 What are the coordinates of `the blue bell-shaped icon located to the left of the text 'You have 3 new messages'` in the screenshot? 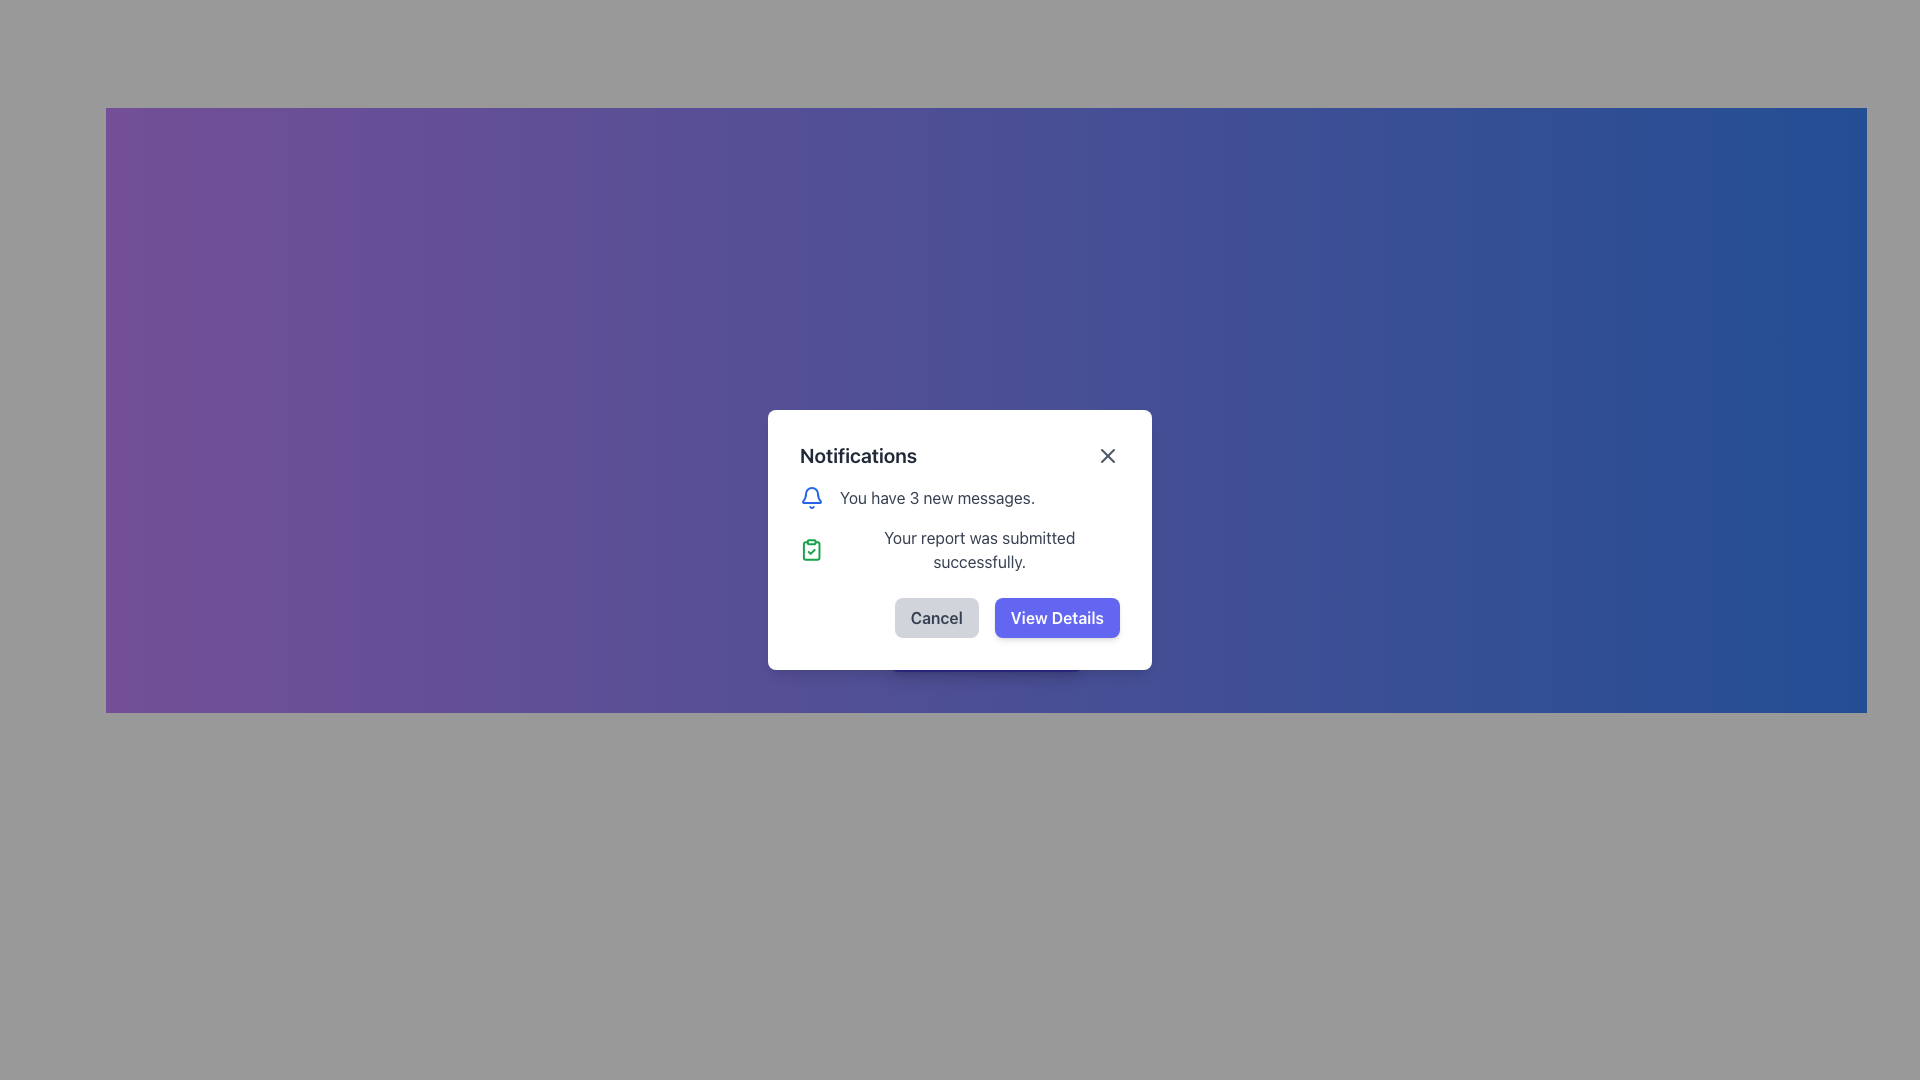 It's located at (811, 496).